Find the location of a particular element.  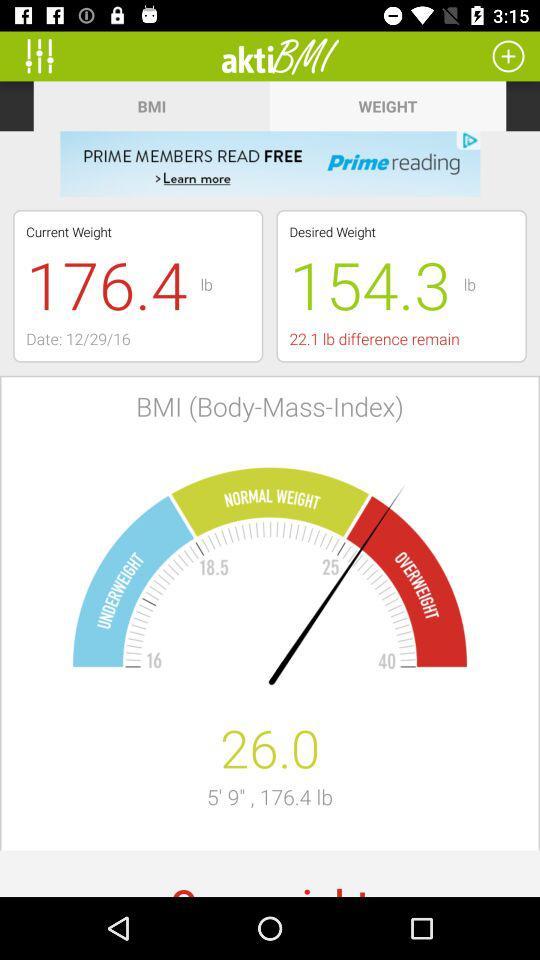

information about amazon prime an advertisement is located at coordinates (270, 163).